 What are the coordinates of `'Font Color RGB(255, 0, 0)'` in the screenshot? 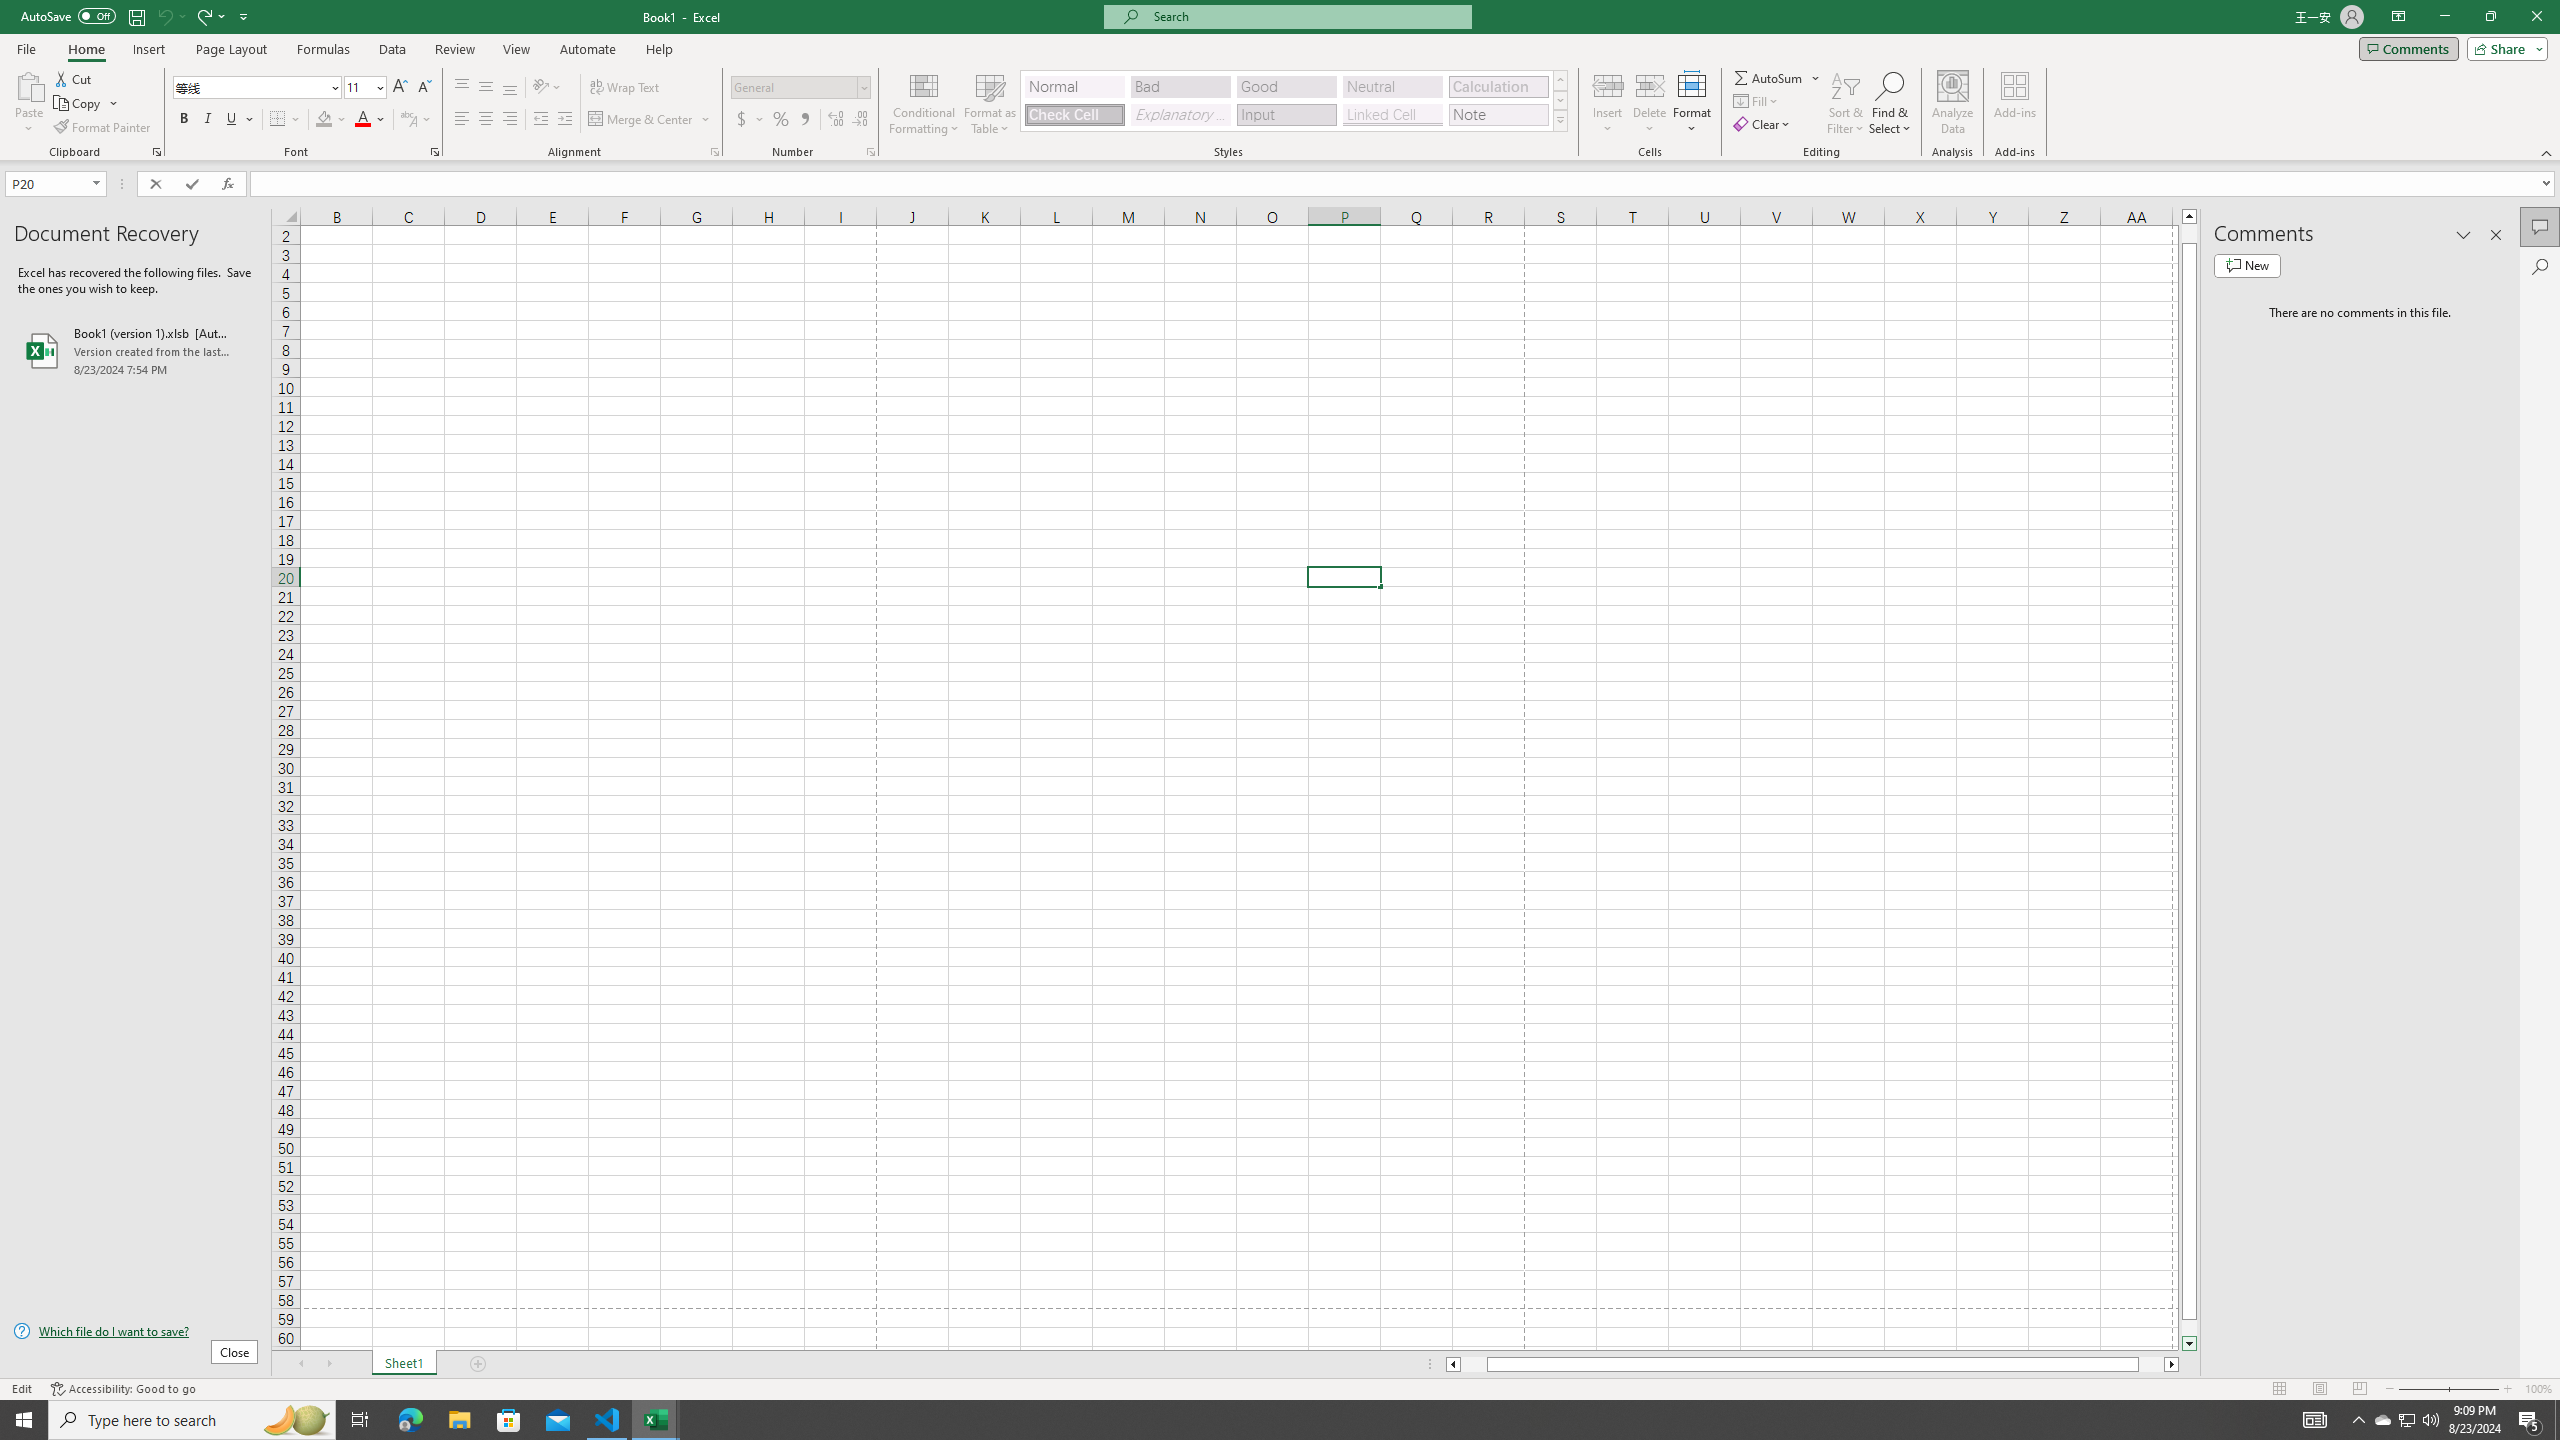 It's located at (362, 118).